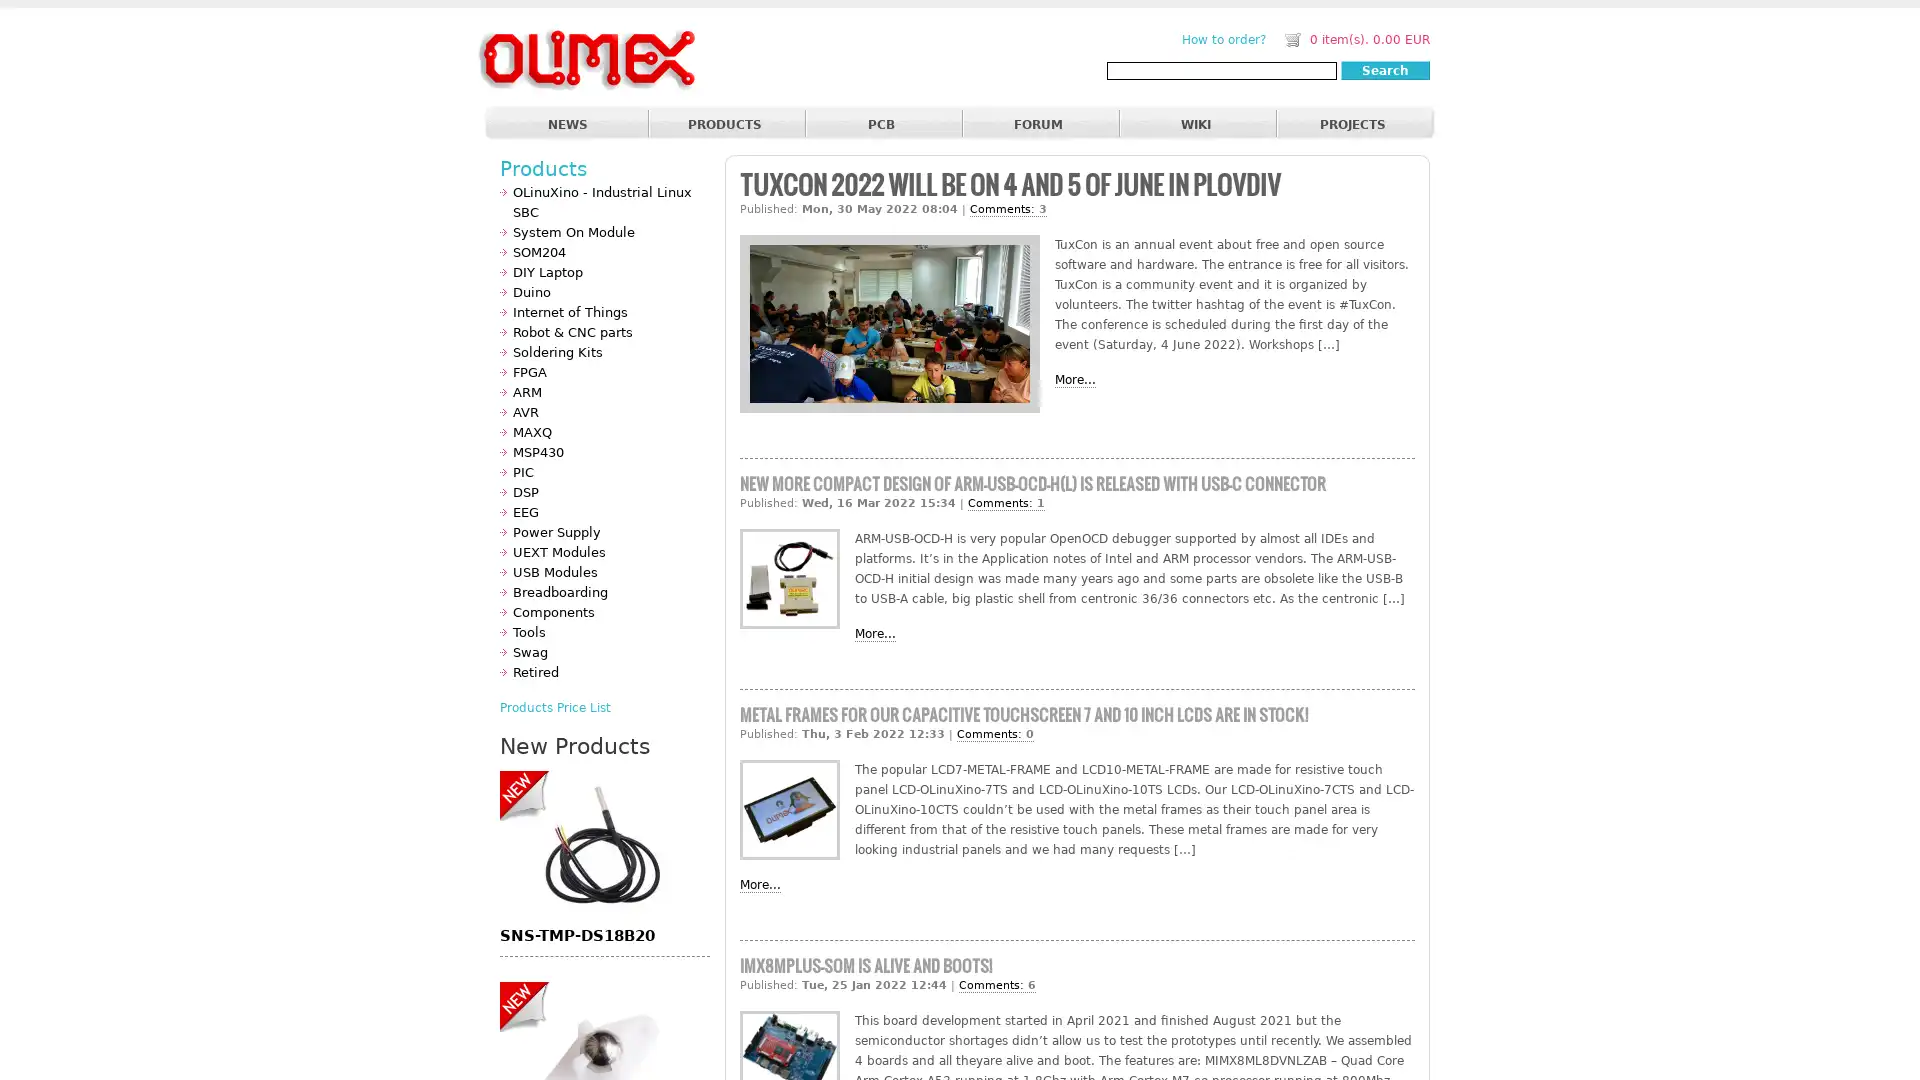 Image resolution: width=1920 pixels, height=1080 pixels. What do you see at coordinates (1384, 69) in the screenshot?
I see `Search` at bounding box center [1384, 69].